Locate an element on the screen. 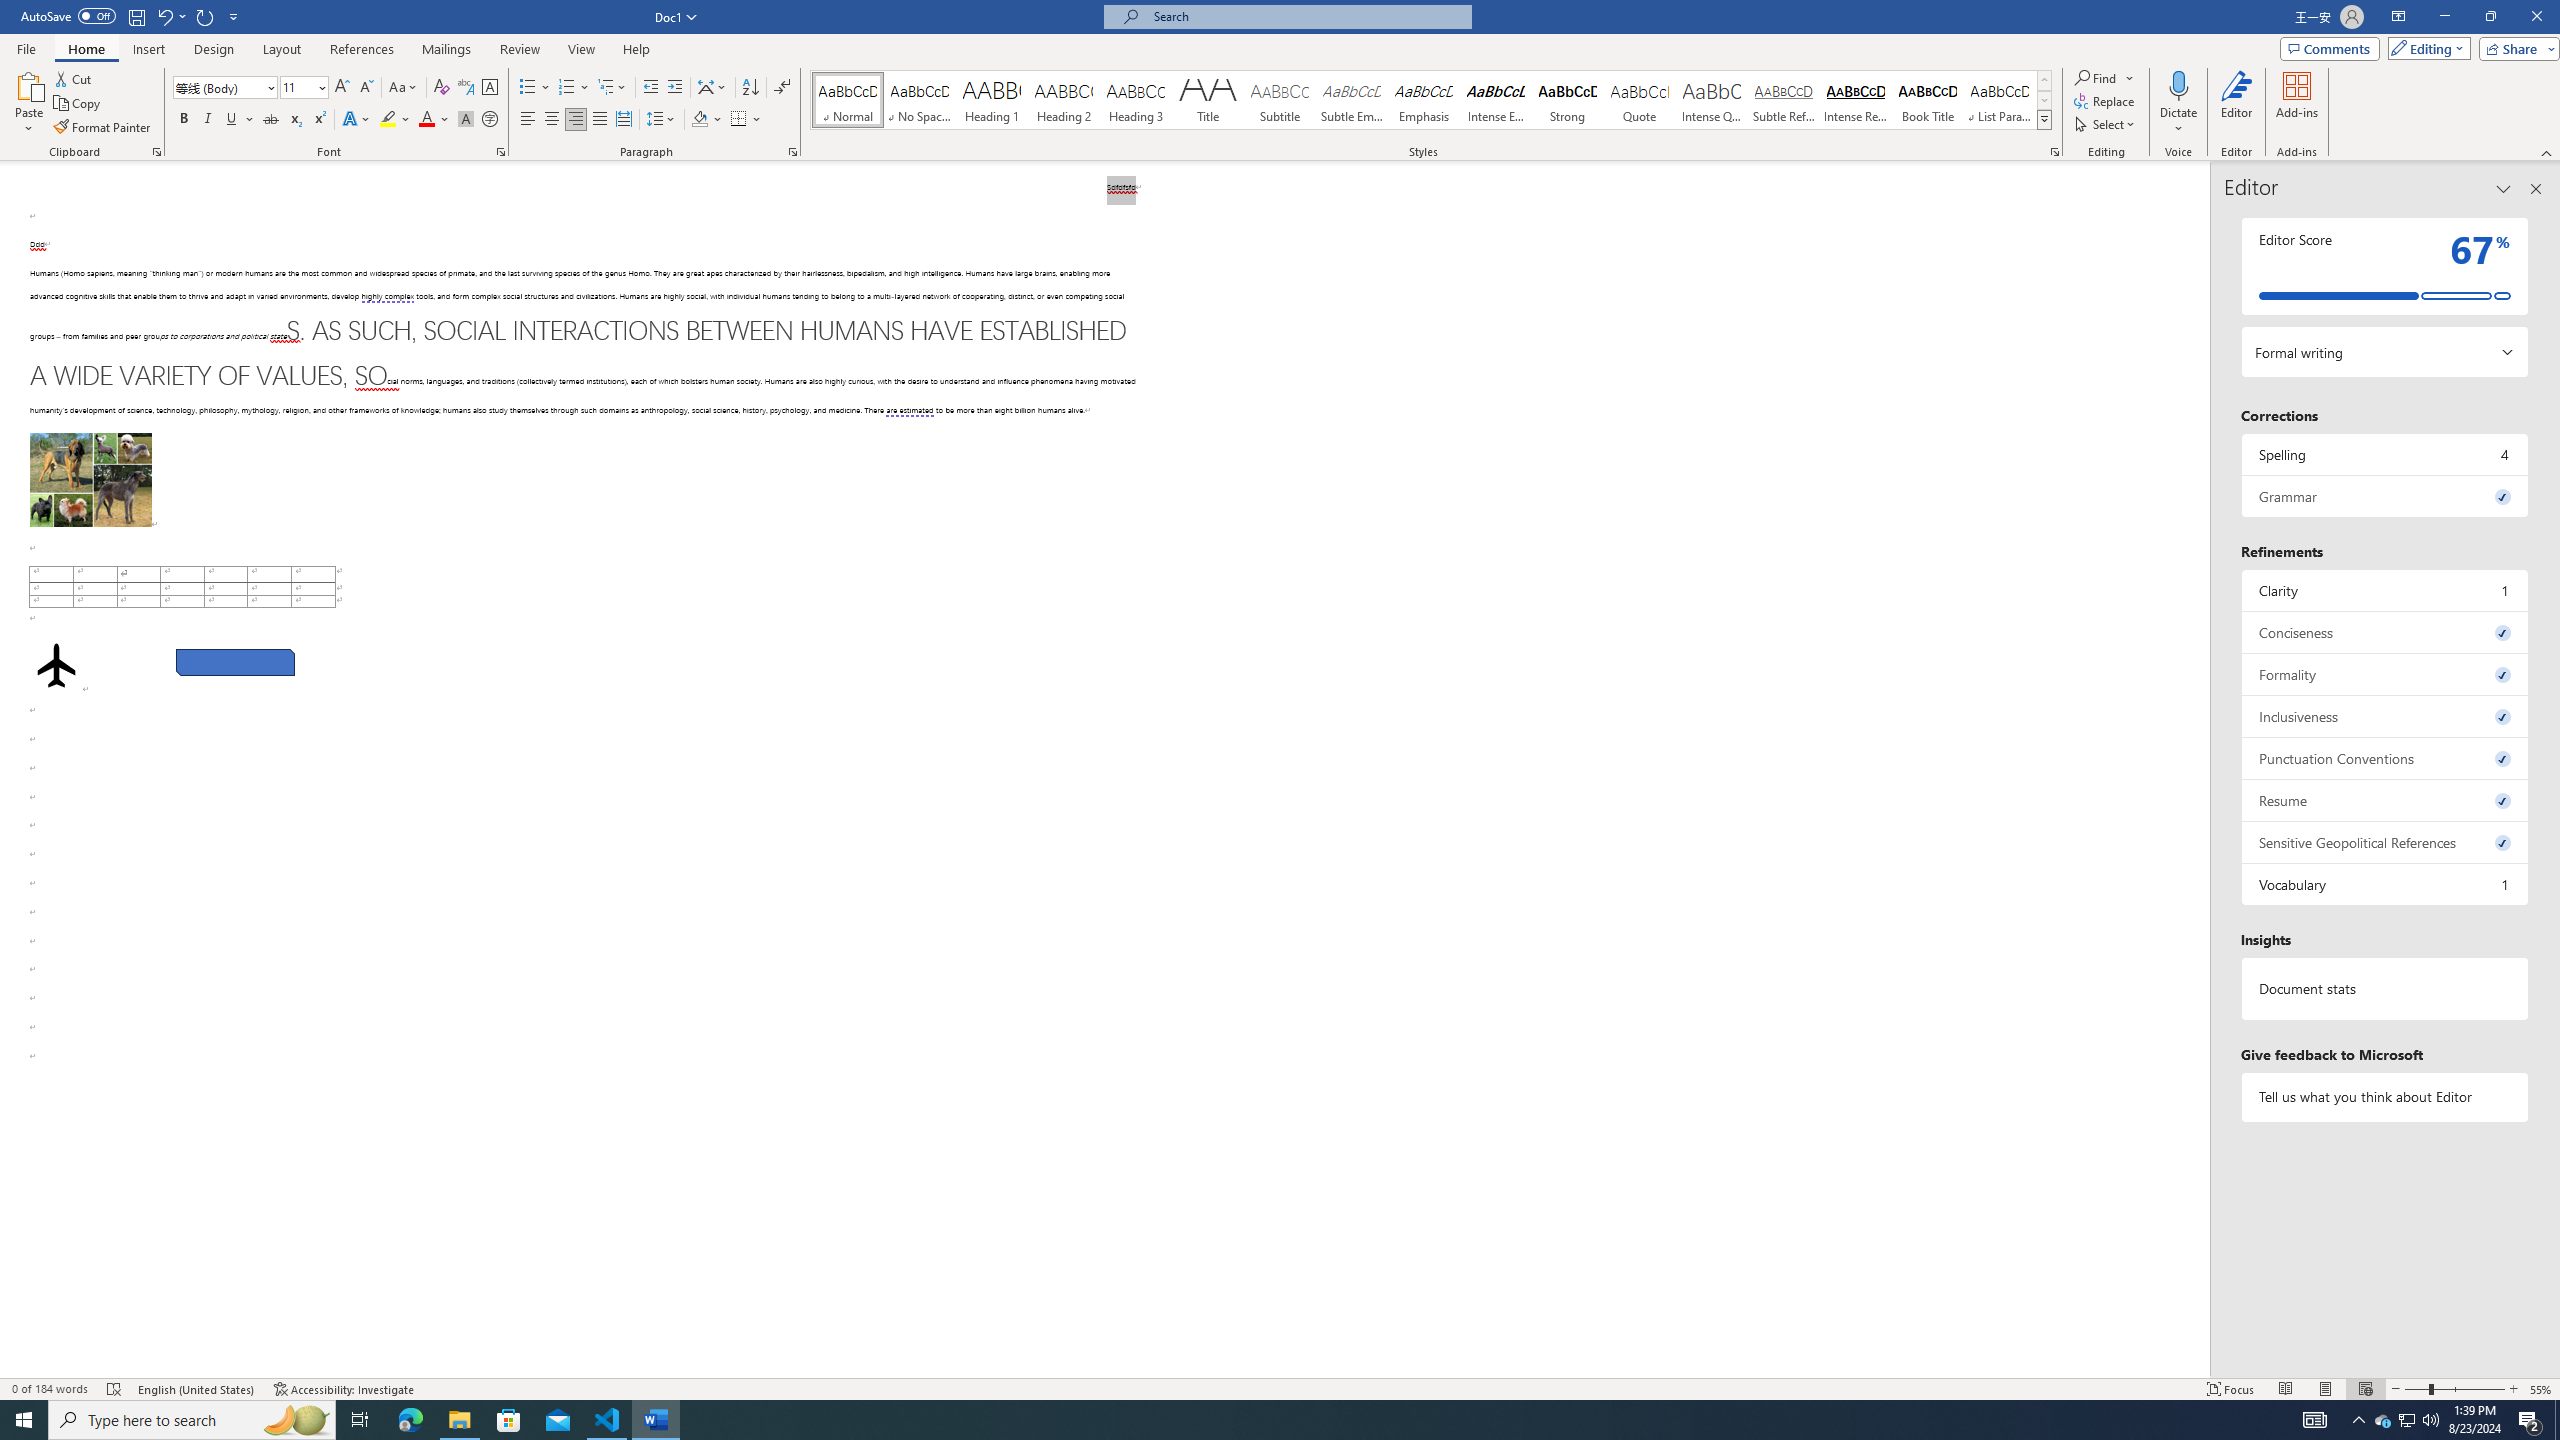 The width and height of the screenshot is (2560, 1440). 'Office Clipboard...' is located at coordinates (155, 150).